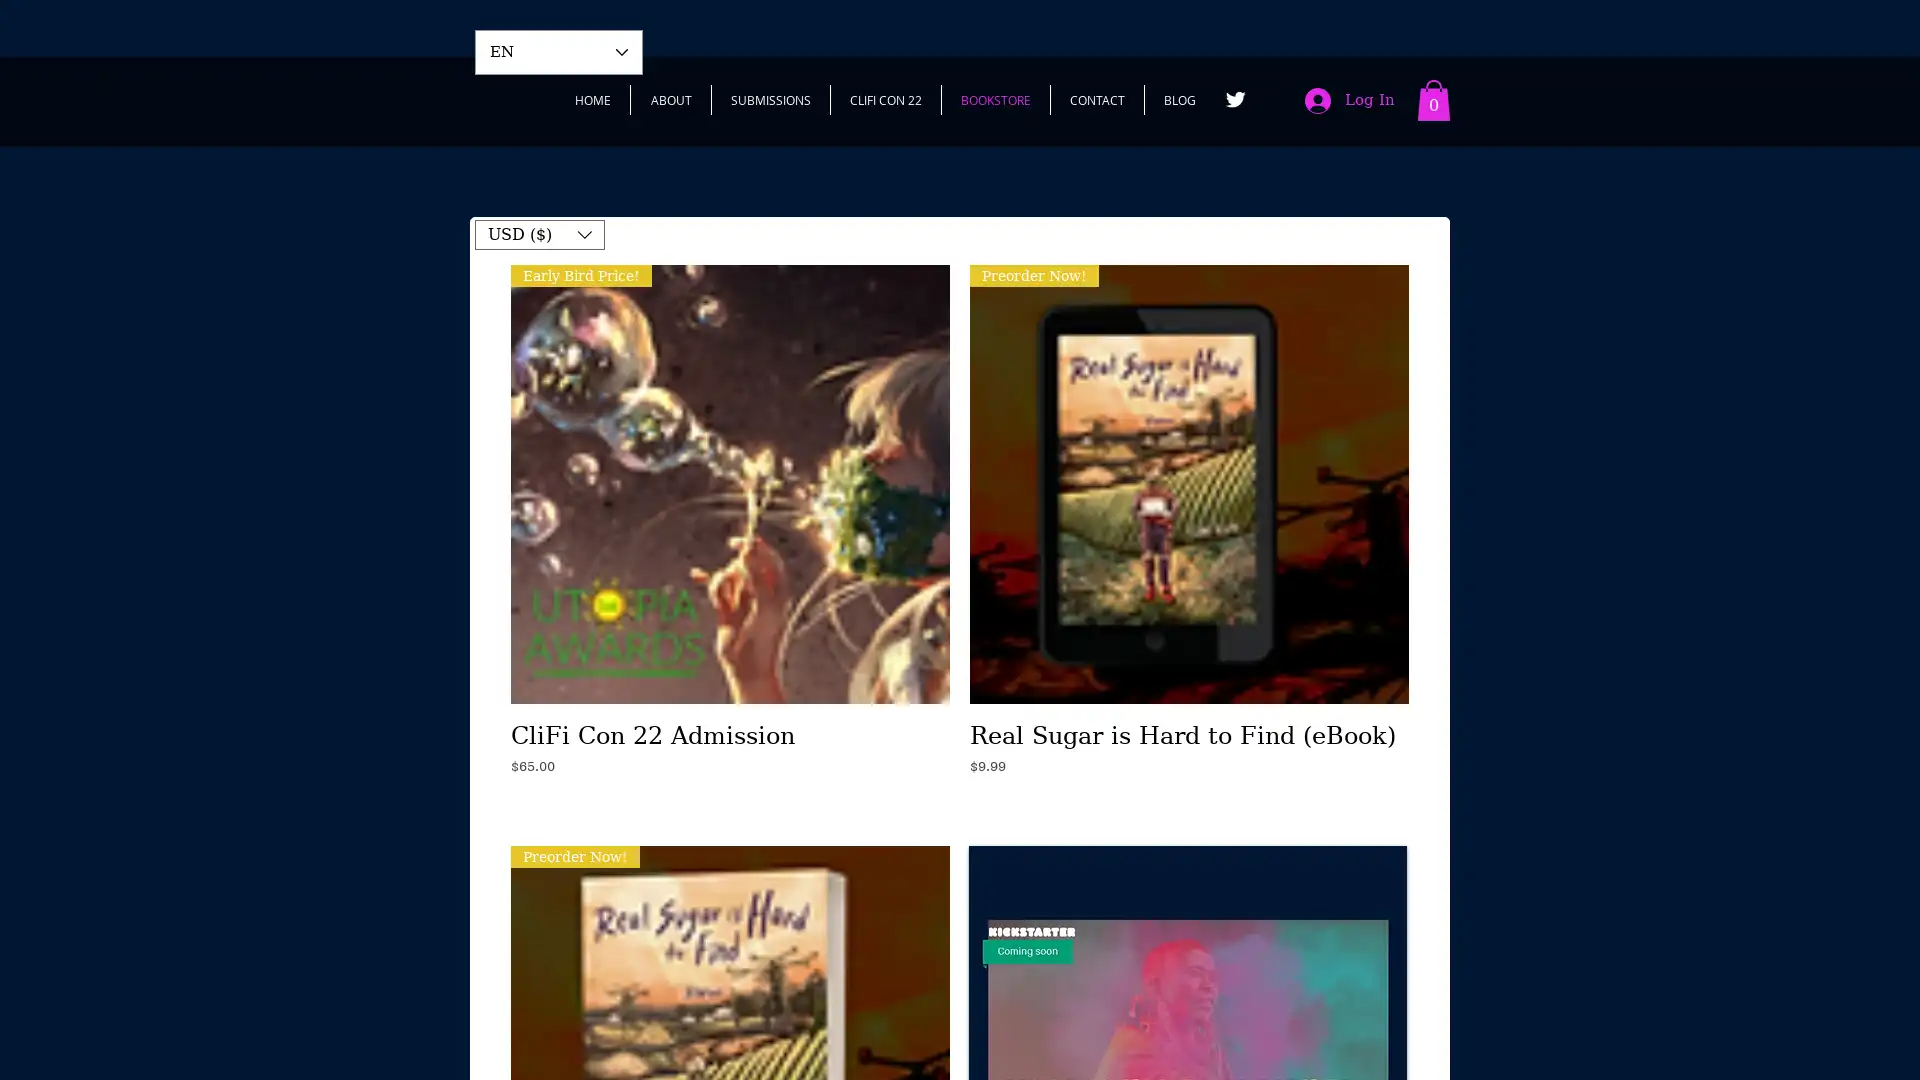  I want to click on Log In, so click(1349, 100).